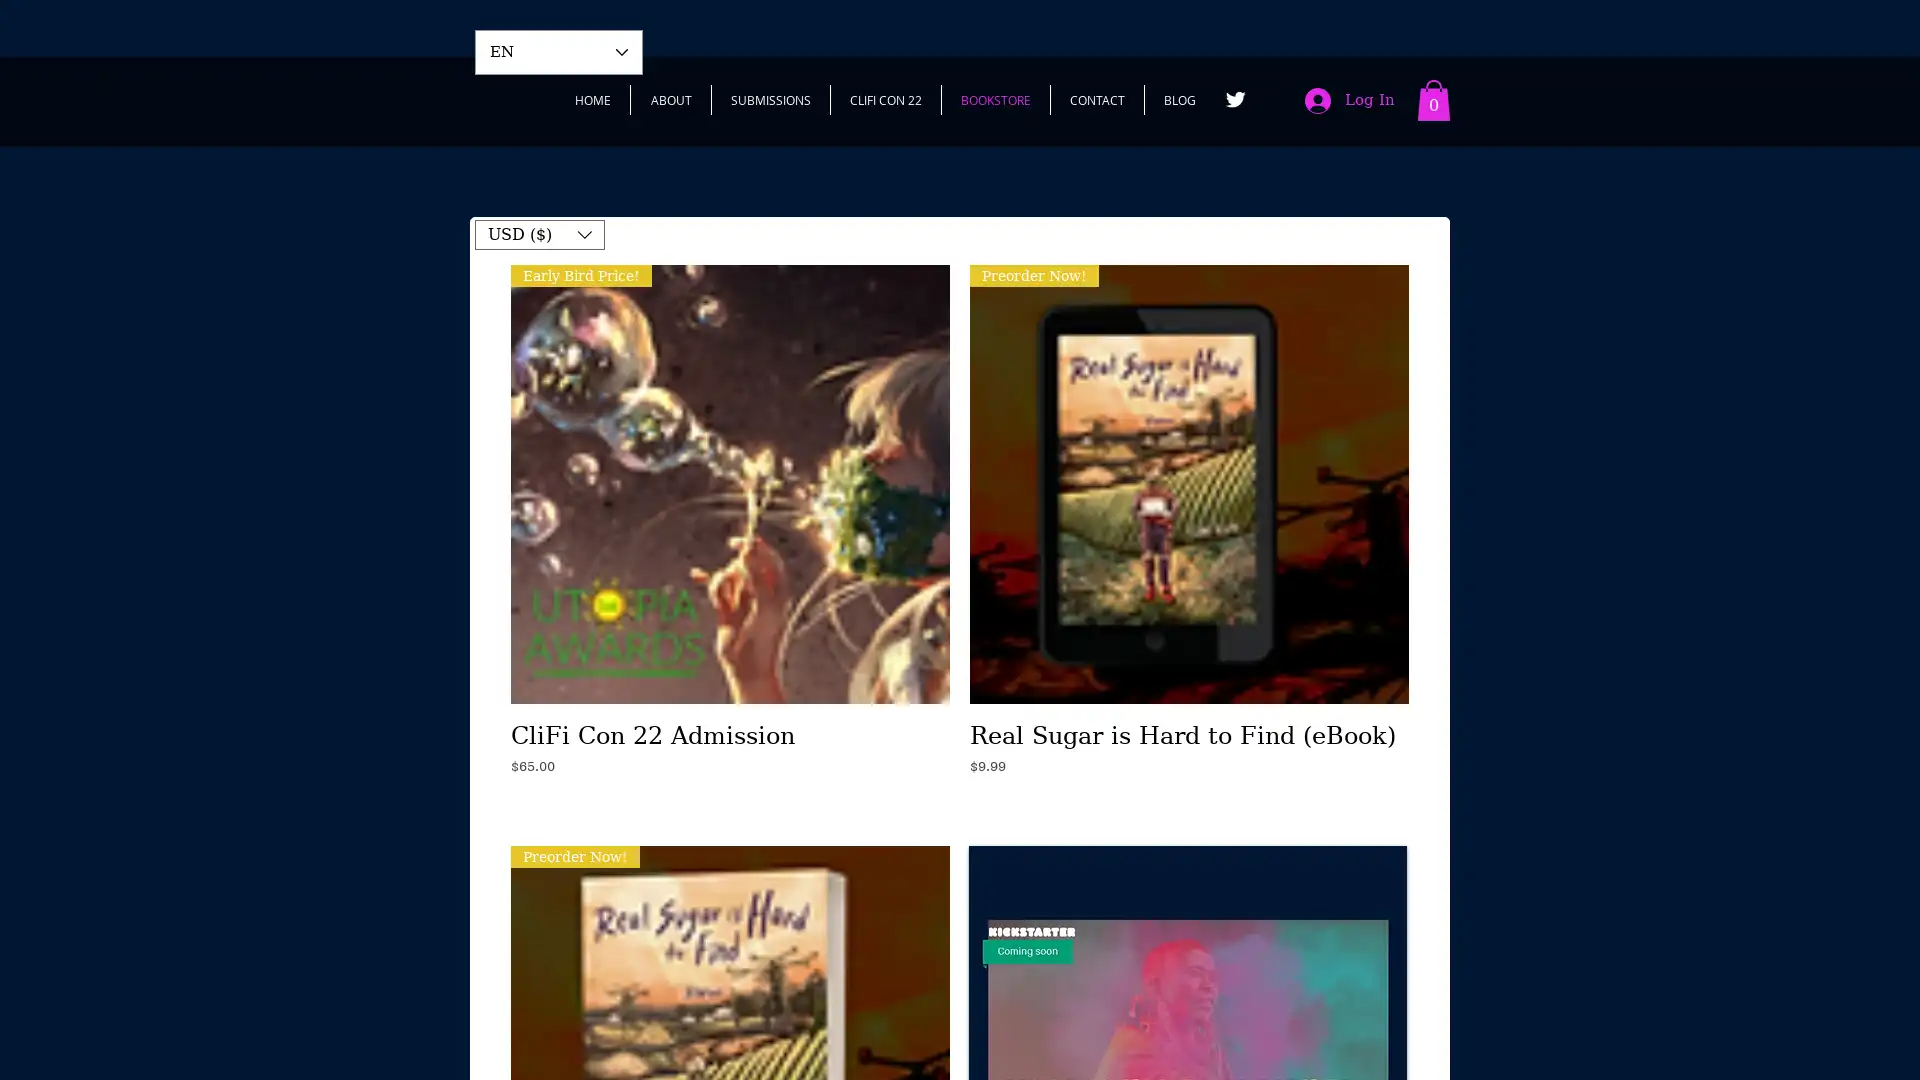  I want to click on Log In, so click(1349, 100).